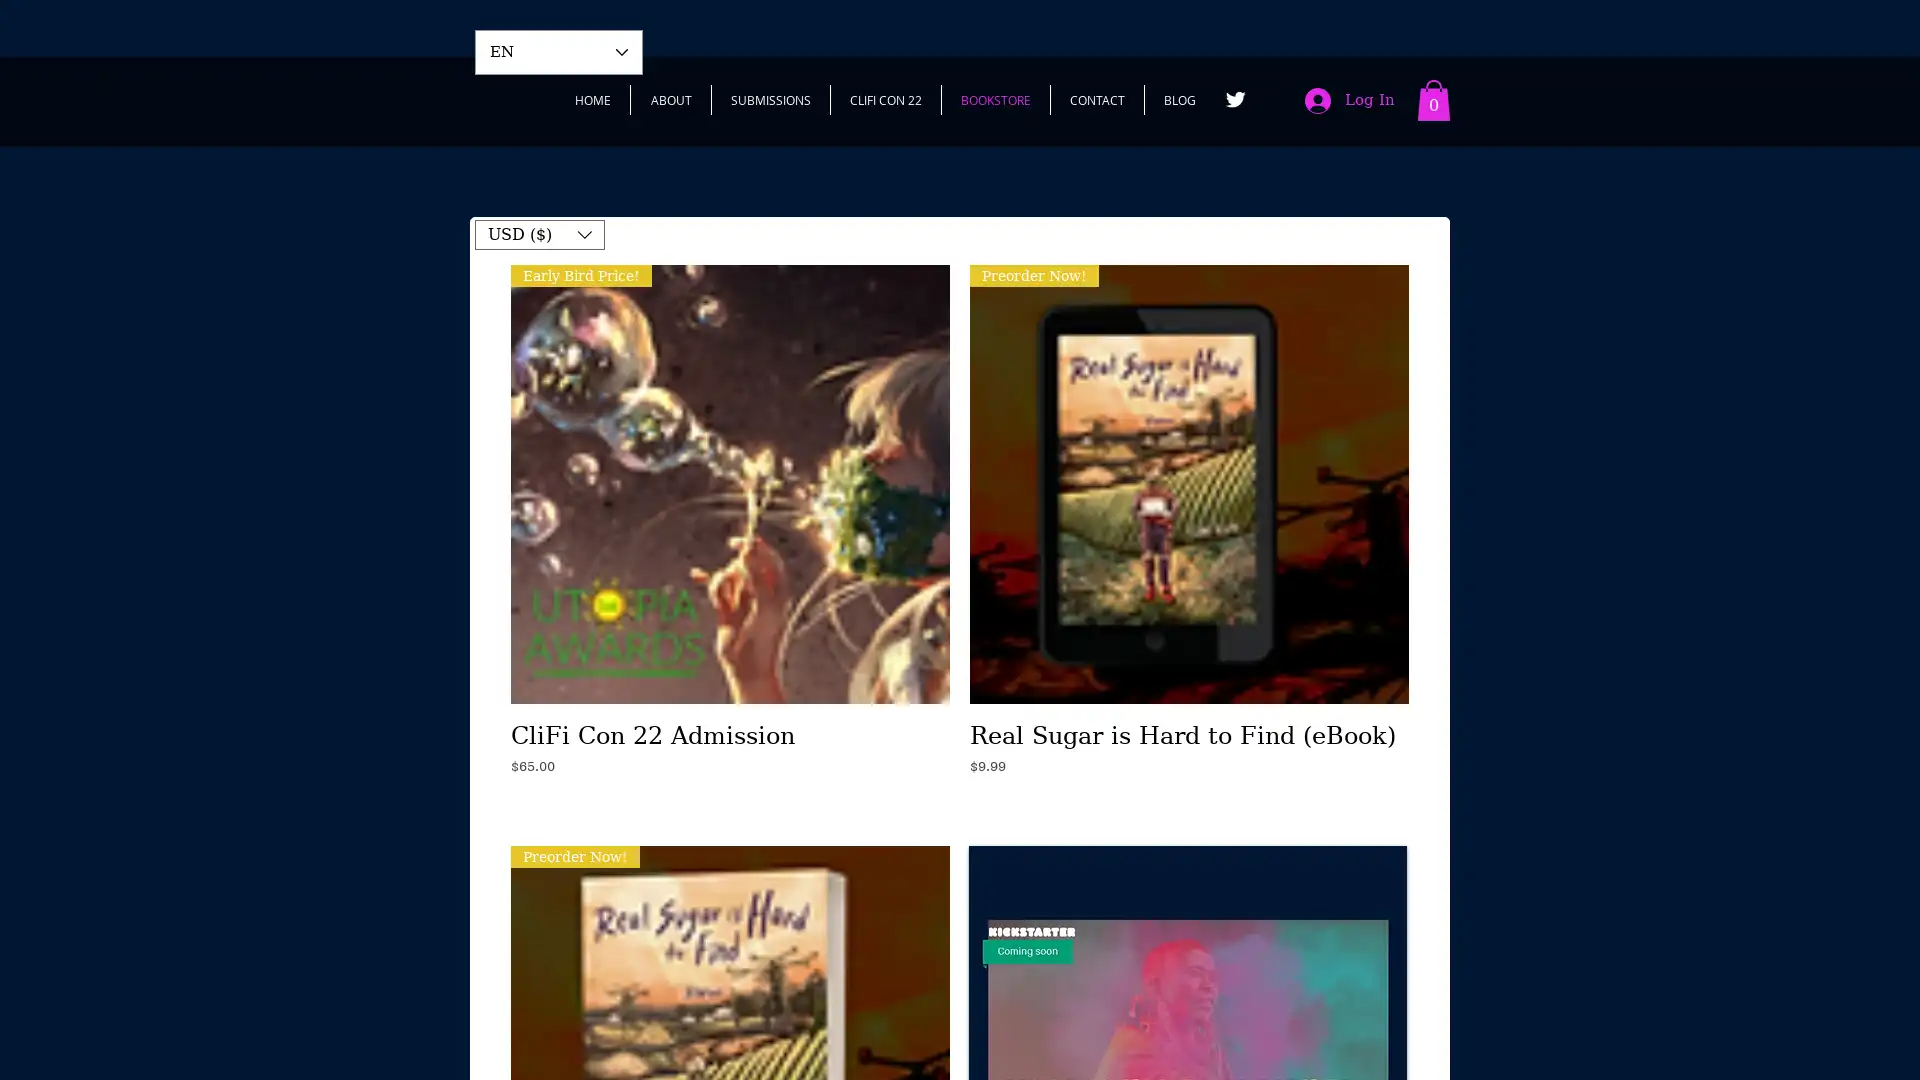  I want to click on Log In, so click(1349, 100).